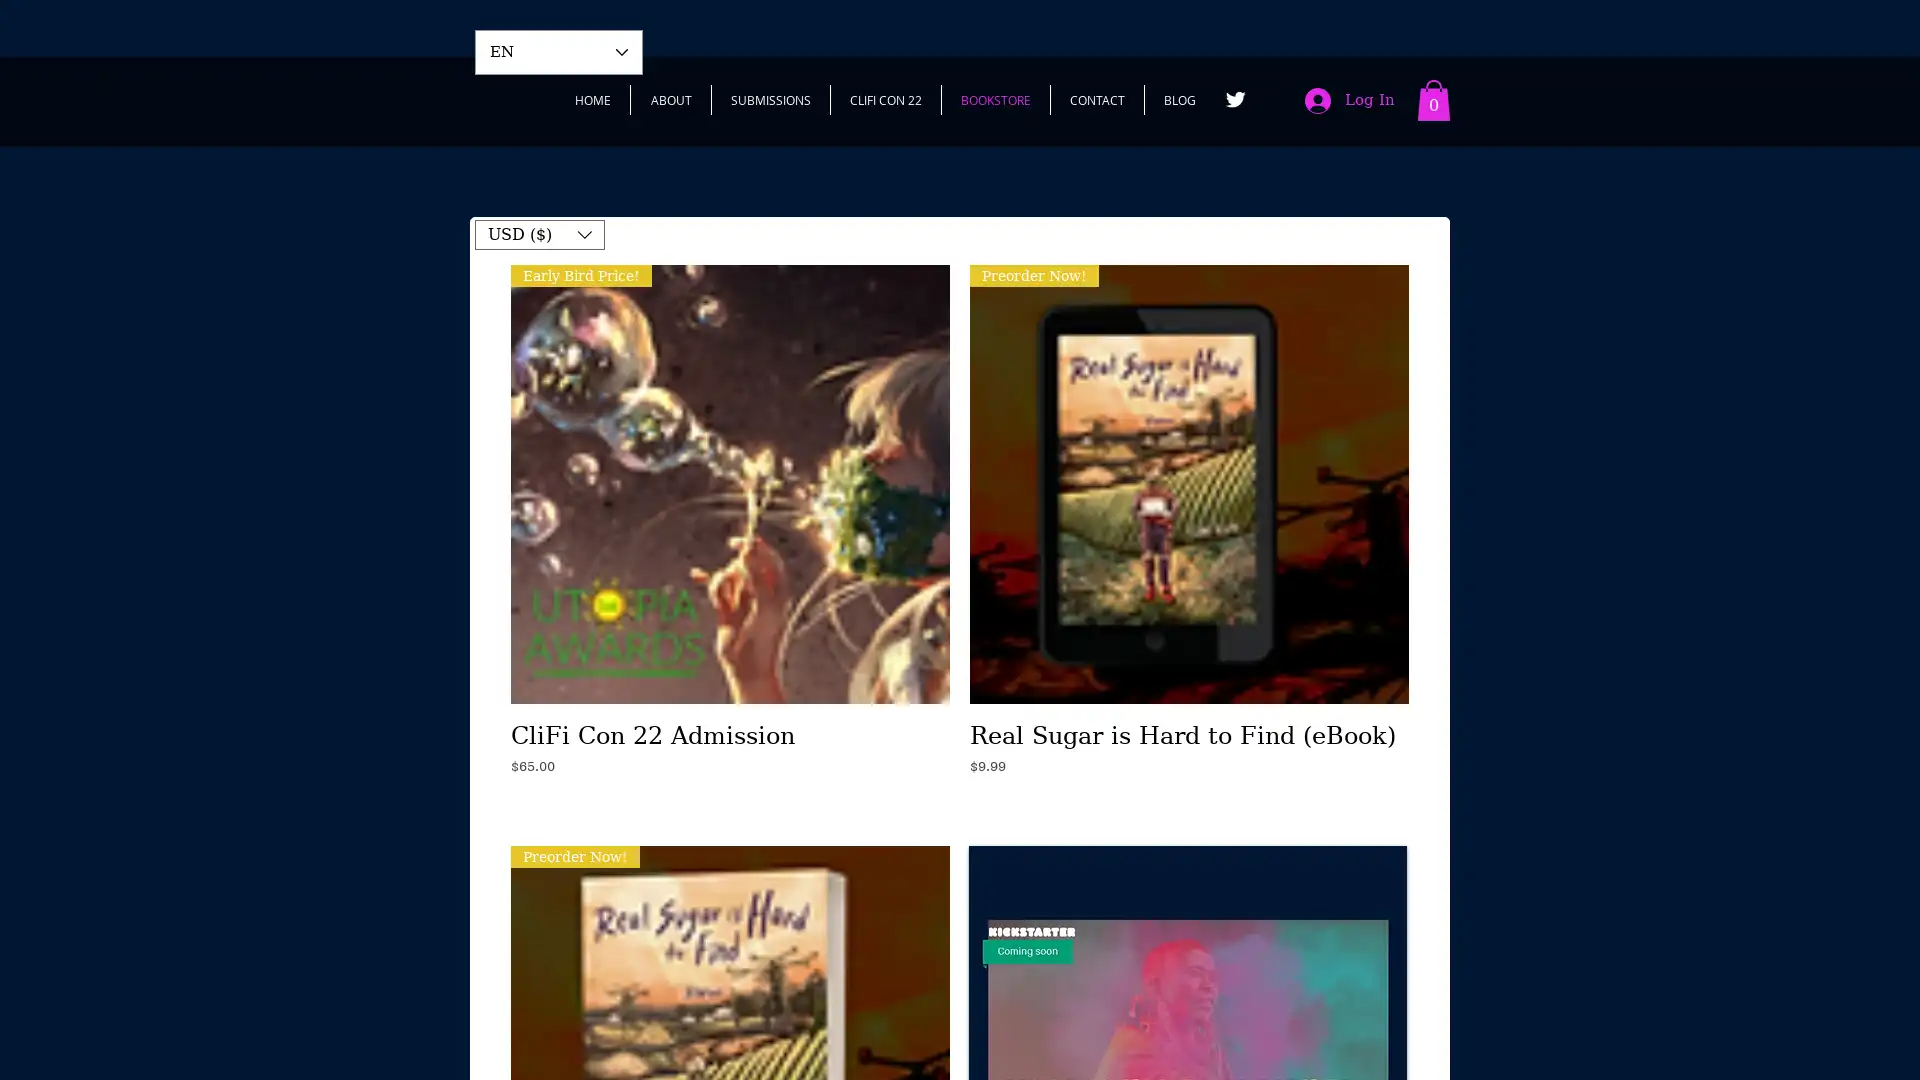  I want to click on Log In, so click(1349, 100).